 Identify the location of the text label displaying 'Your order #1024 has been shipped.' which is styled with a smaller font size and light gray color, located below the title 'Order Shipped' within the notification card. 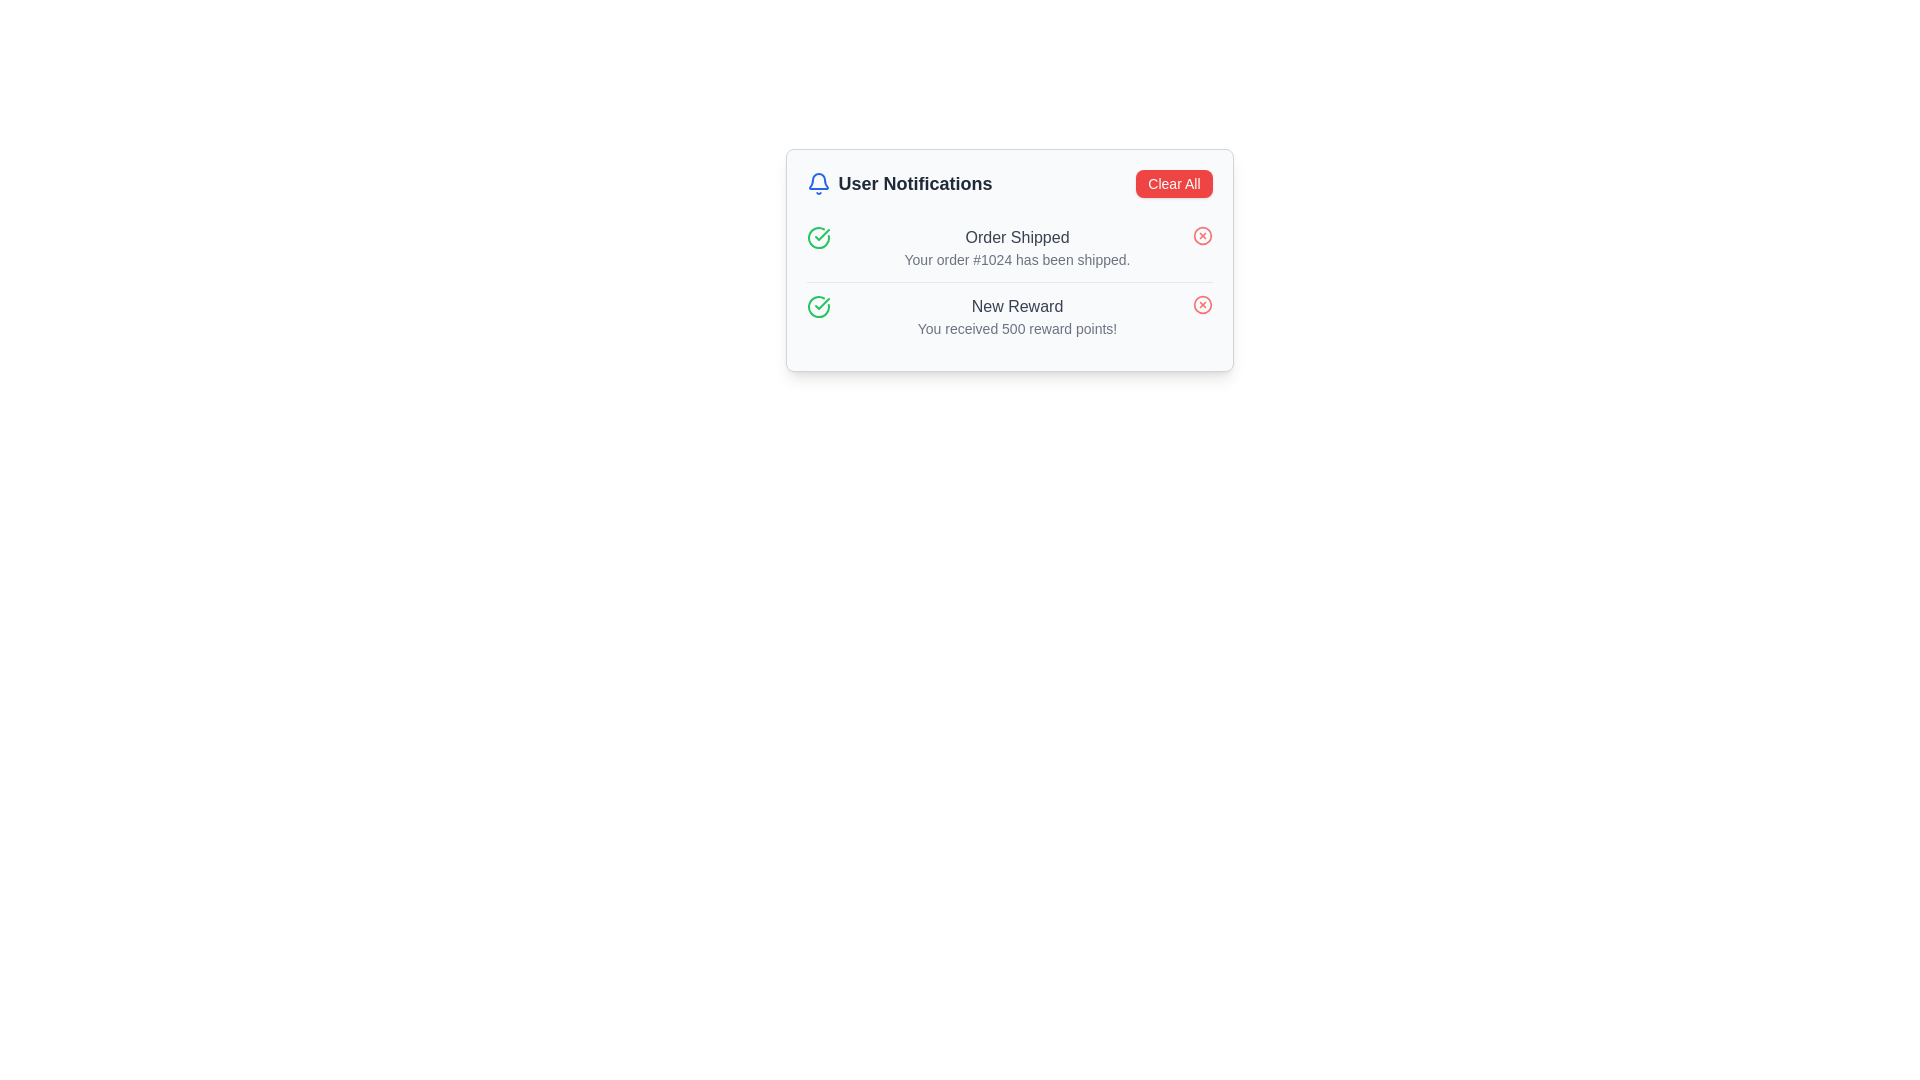
(1017, 258).